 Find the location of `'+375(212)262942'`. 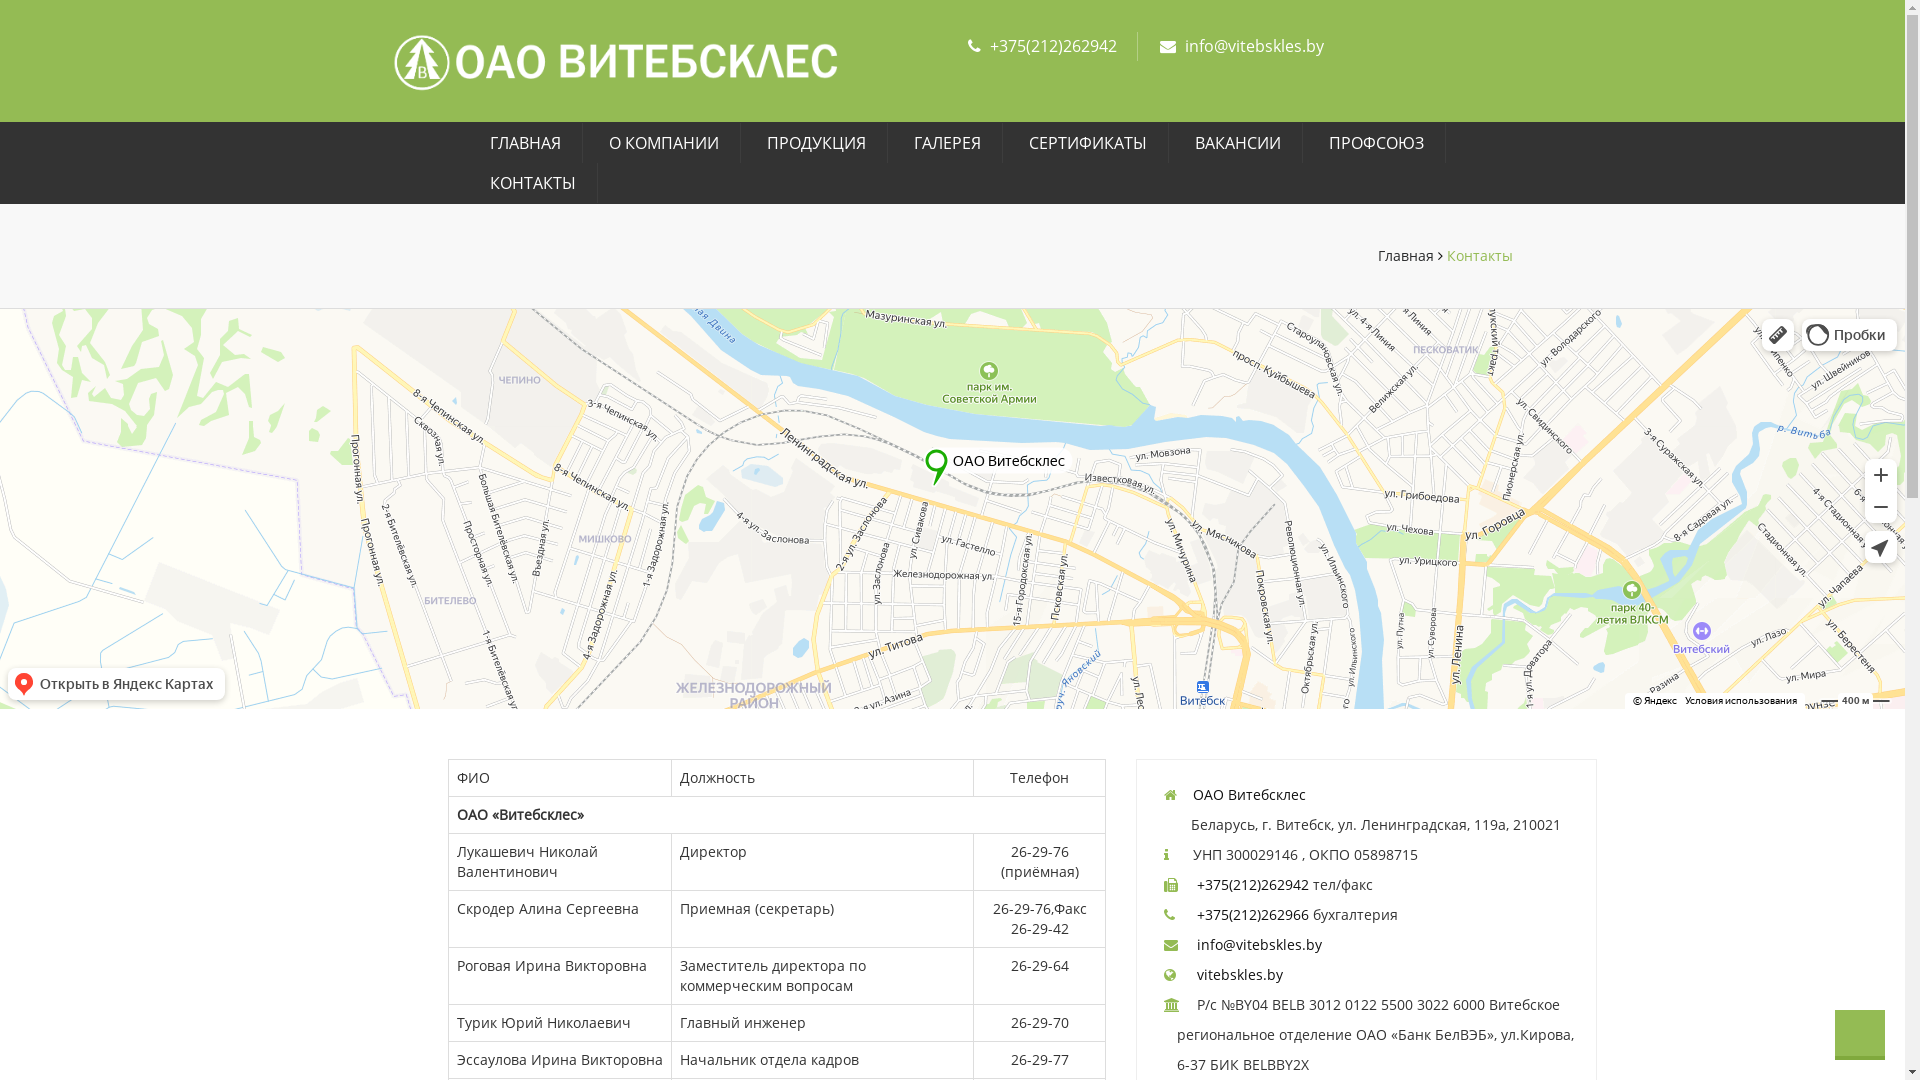

'+375(212)262942' is located at coordinates (1052, 45).